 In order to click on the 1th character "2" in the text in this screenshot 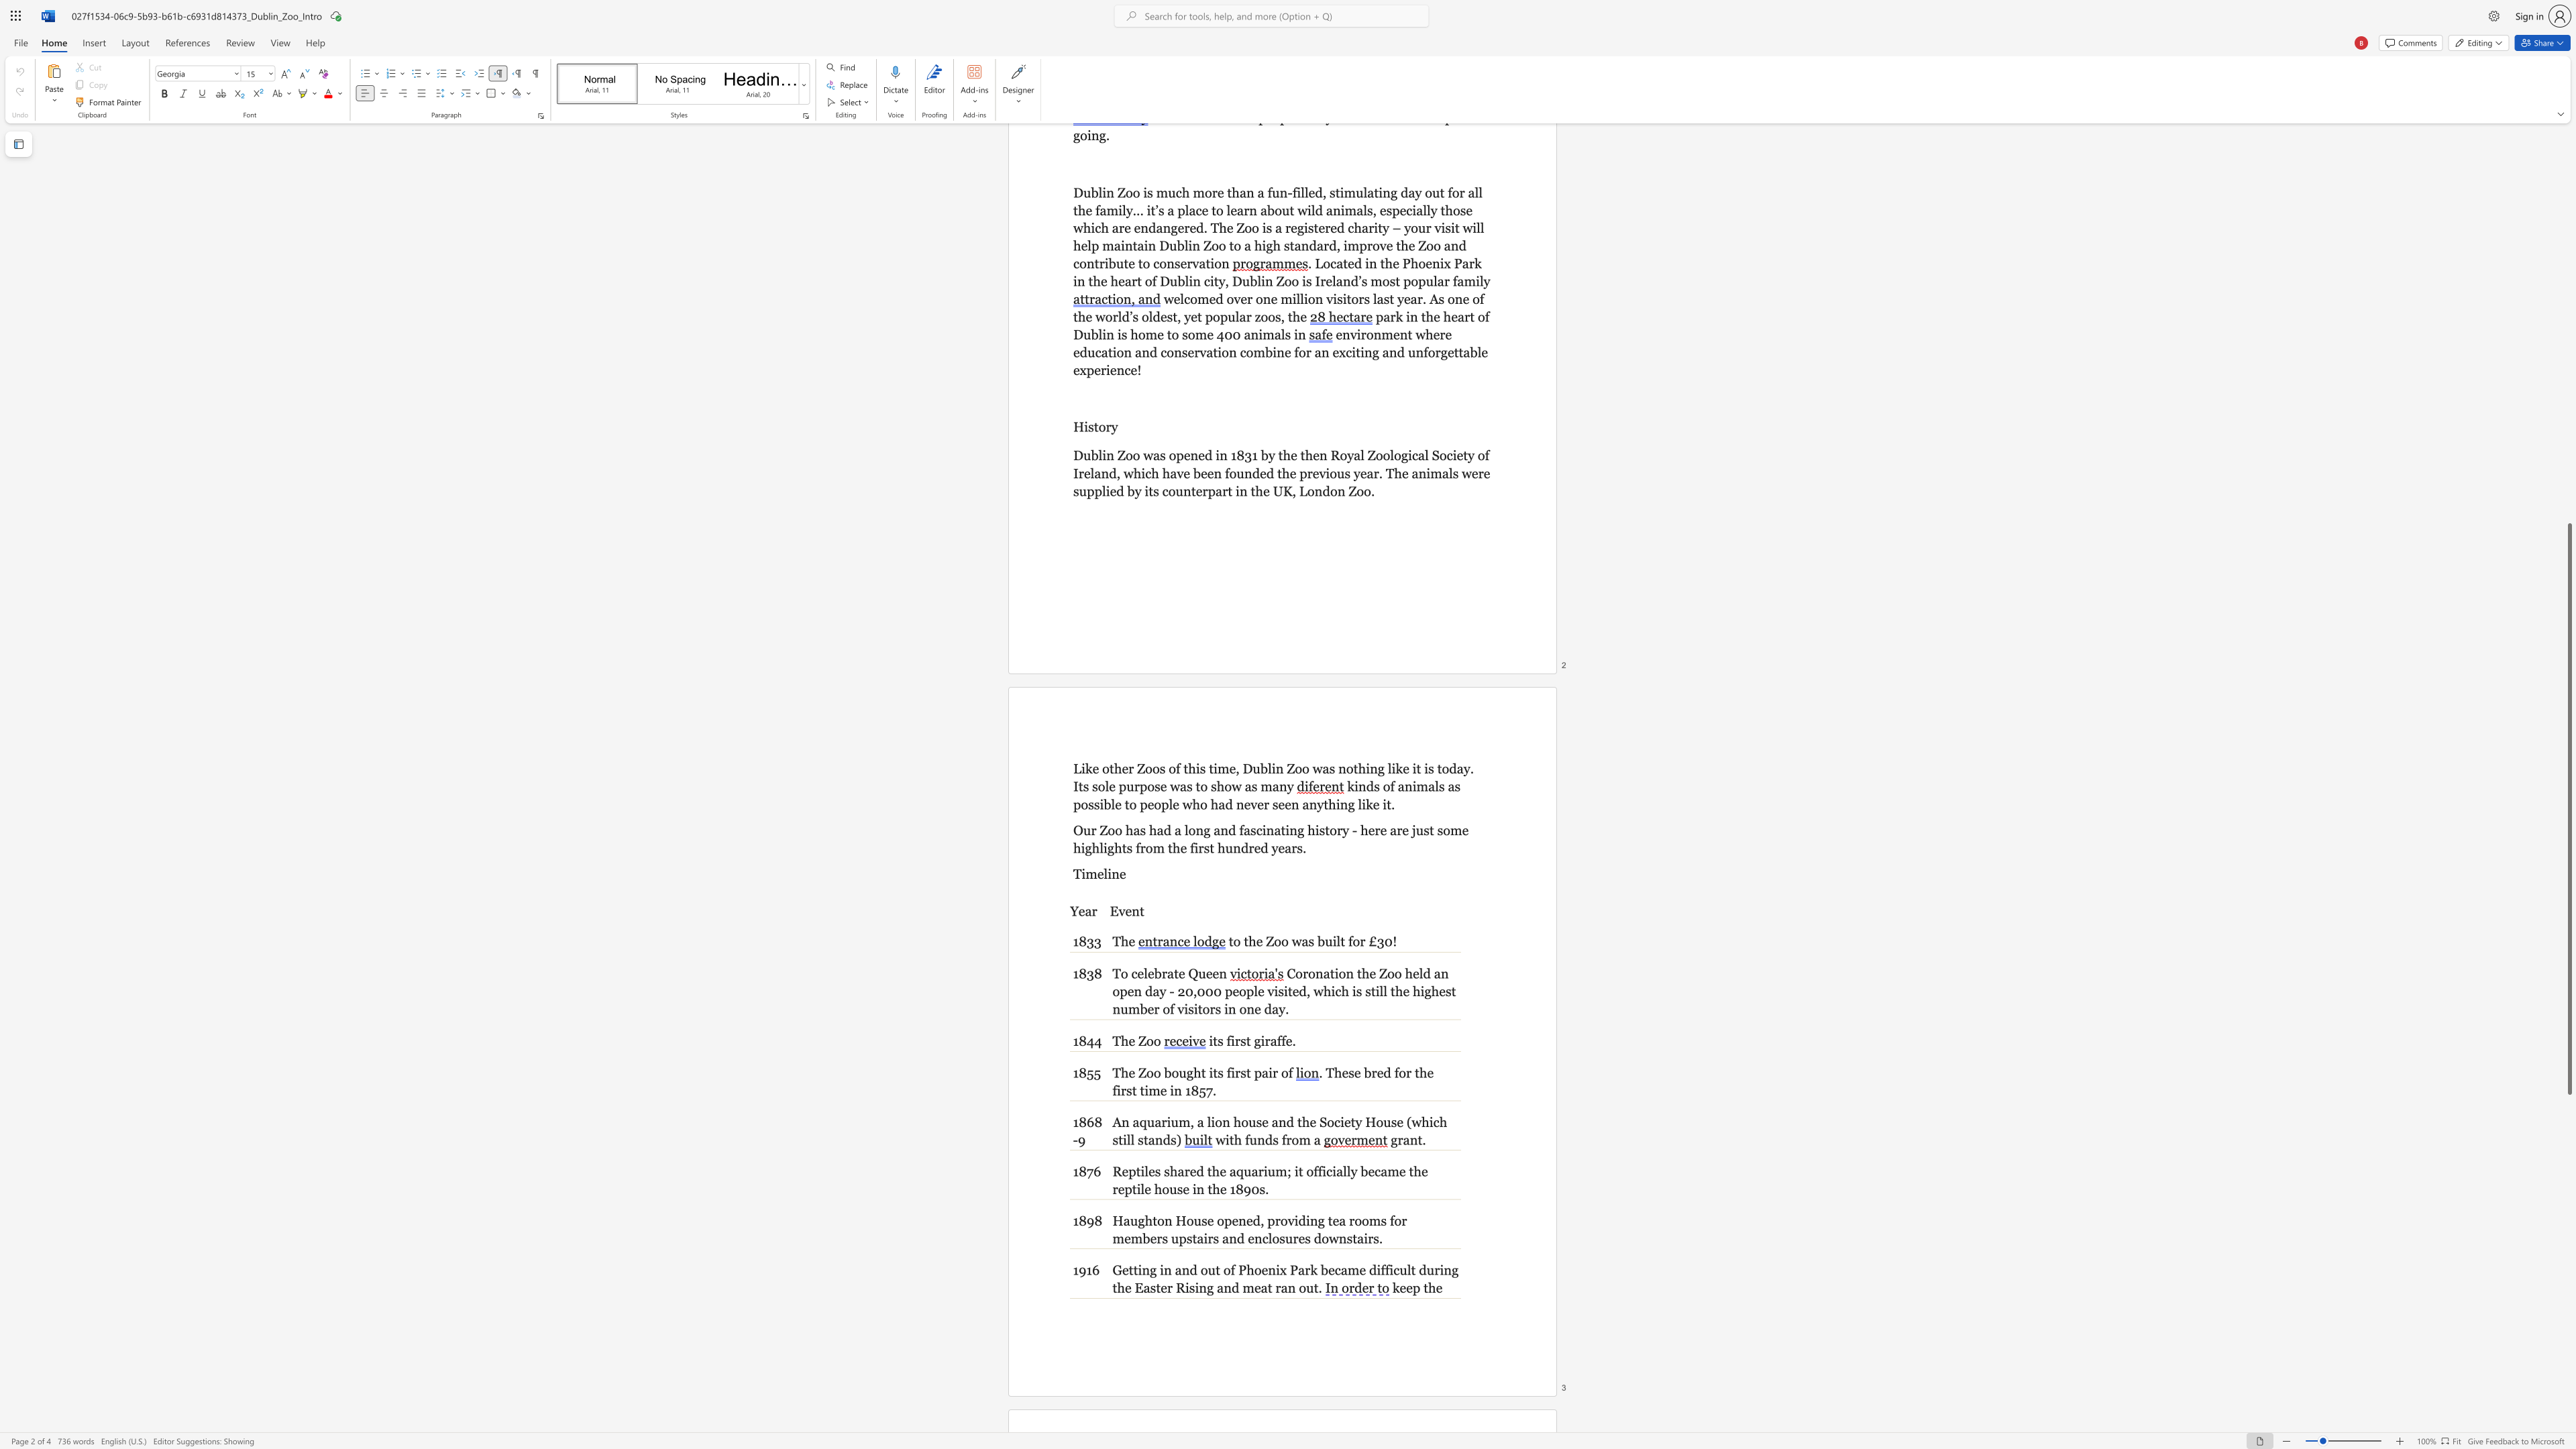, I will do `click(1181, 991)`.